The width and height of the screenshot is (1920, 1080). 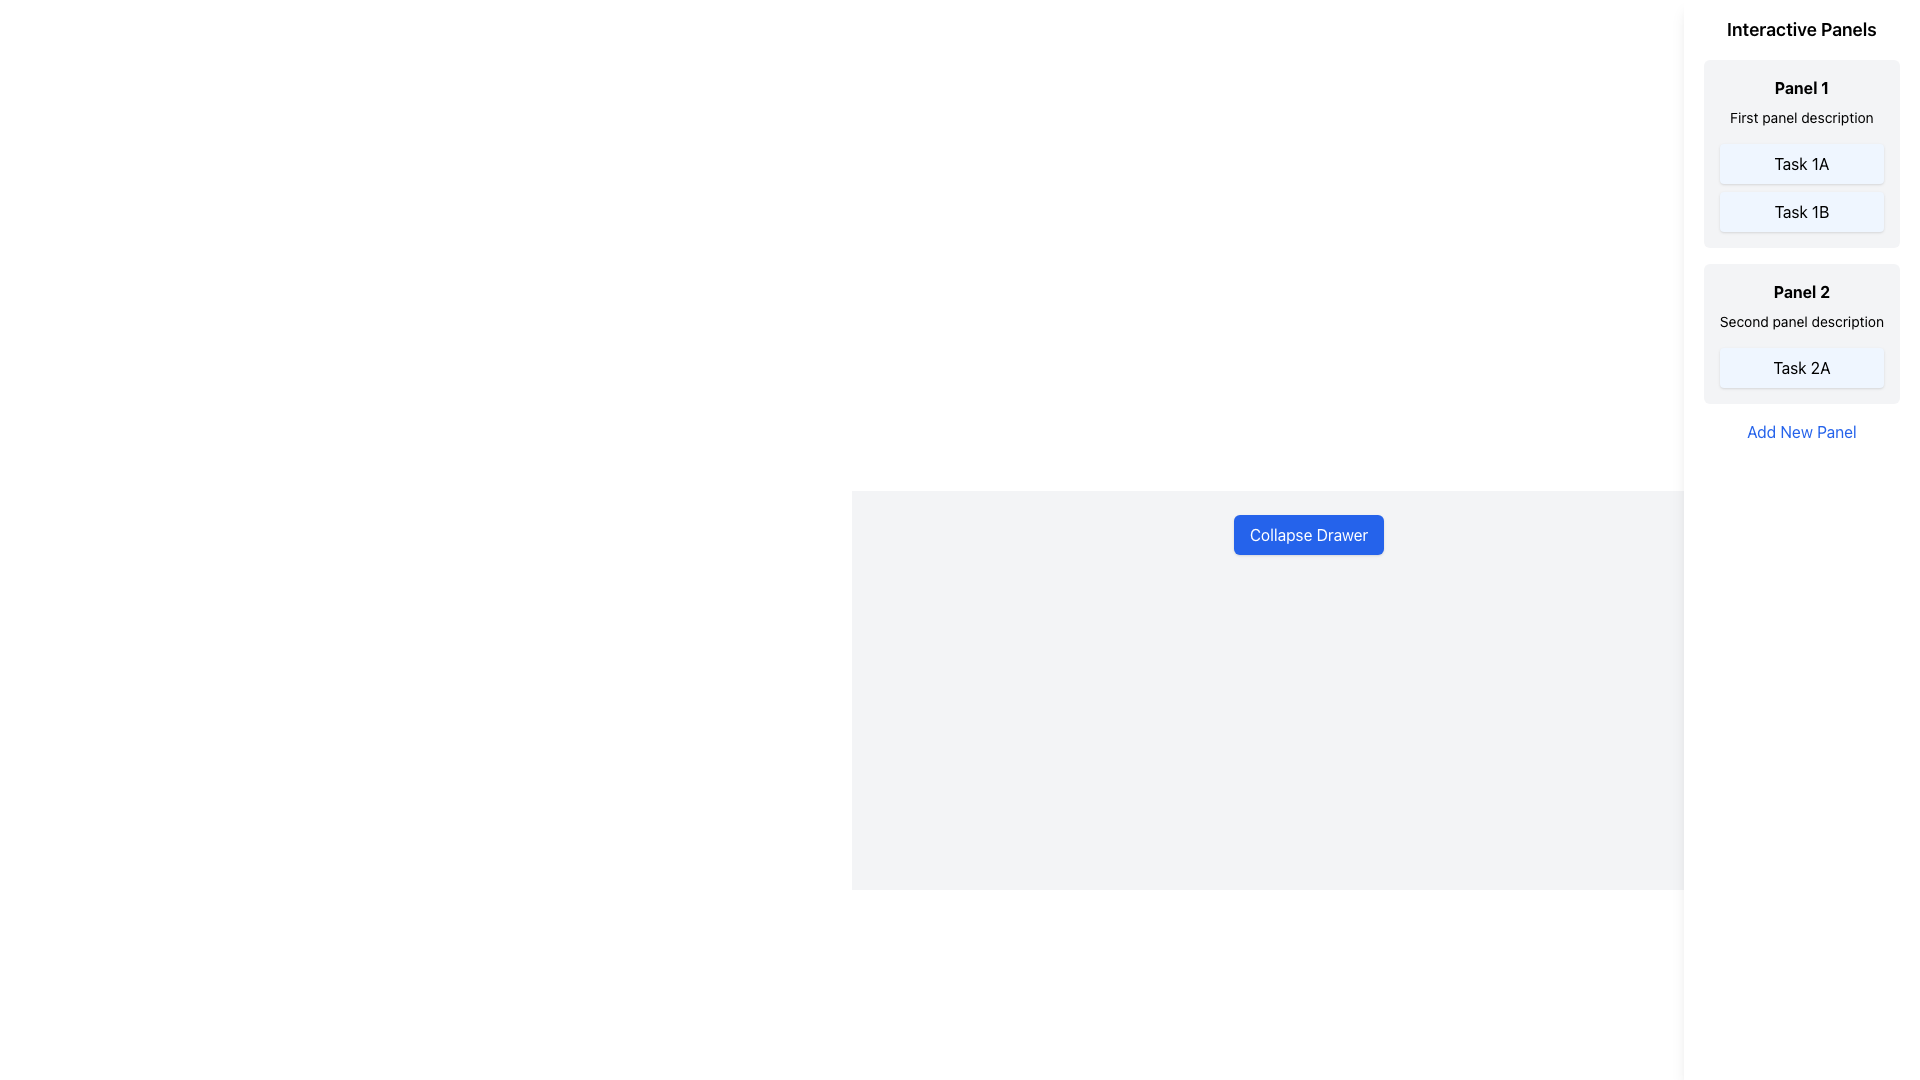 I want to click on the 'Add New Panel' text link located in the 'Interactive Panels' section, so click(x=1801, y=431).